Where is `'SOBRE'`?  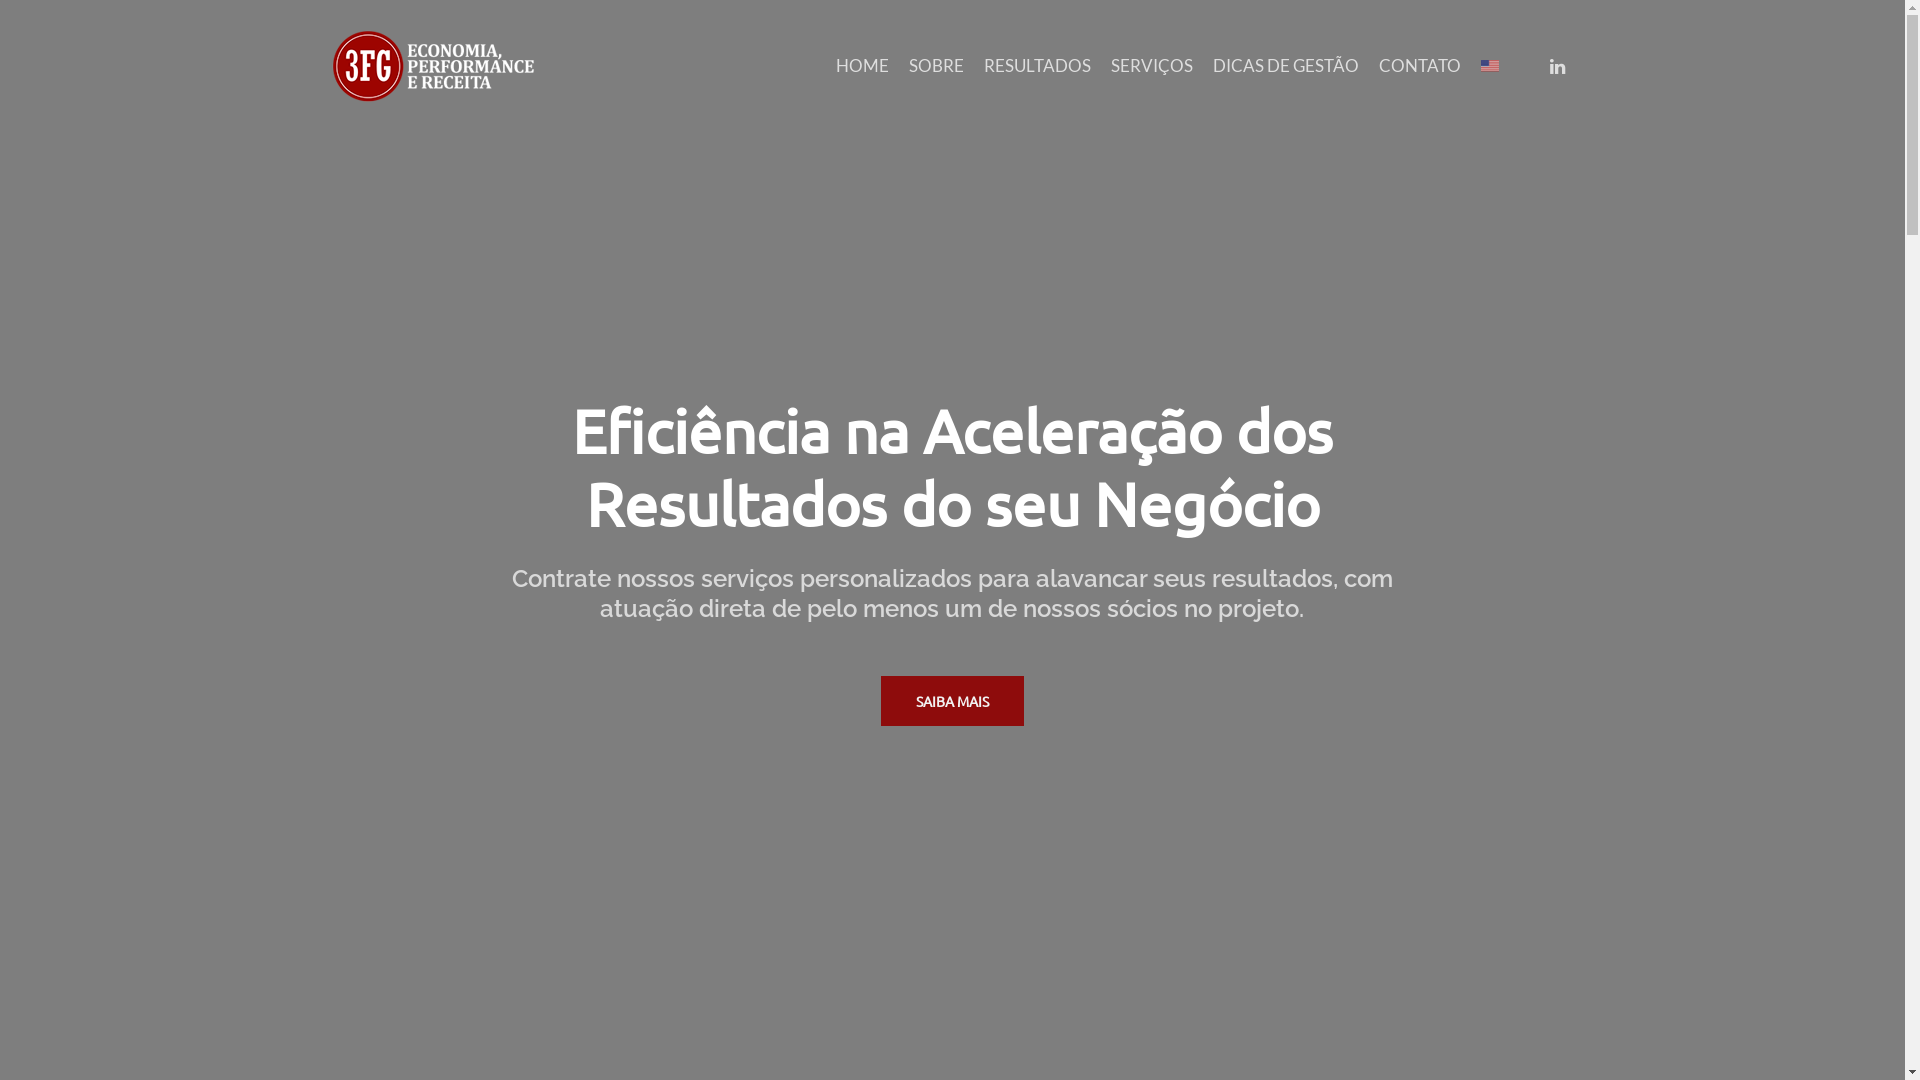
'SOBRE' is located at coordinates (935, 64).